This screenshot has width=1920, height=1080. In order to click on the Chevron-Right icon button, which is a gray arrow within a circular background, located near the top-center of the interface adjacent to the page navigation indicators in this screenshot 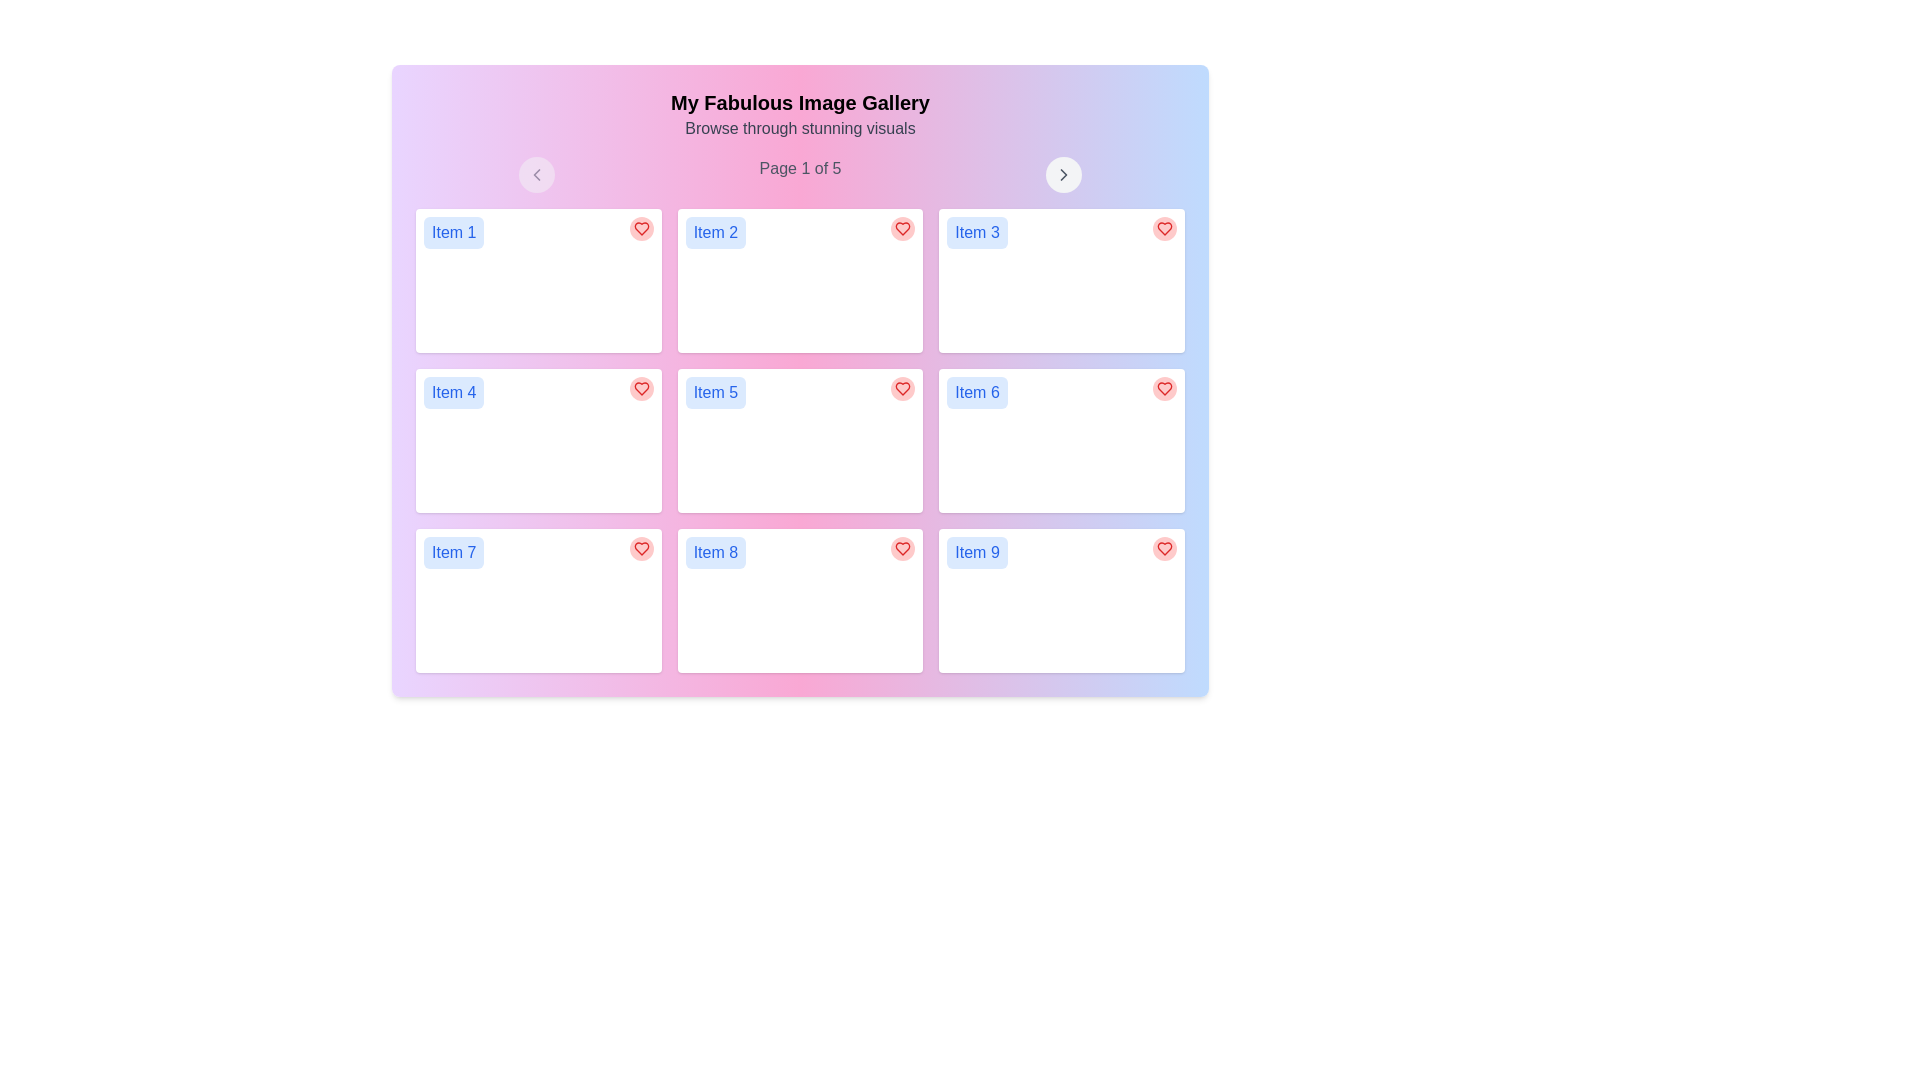, I will do `click(1063, 173)`.